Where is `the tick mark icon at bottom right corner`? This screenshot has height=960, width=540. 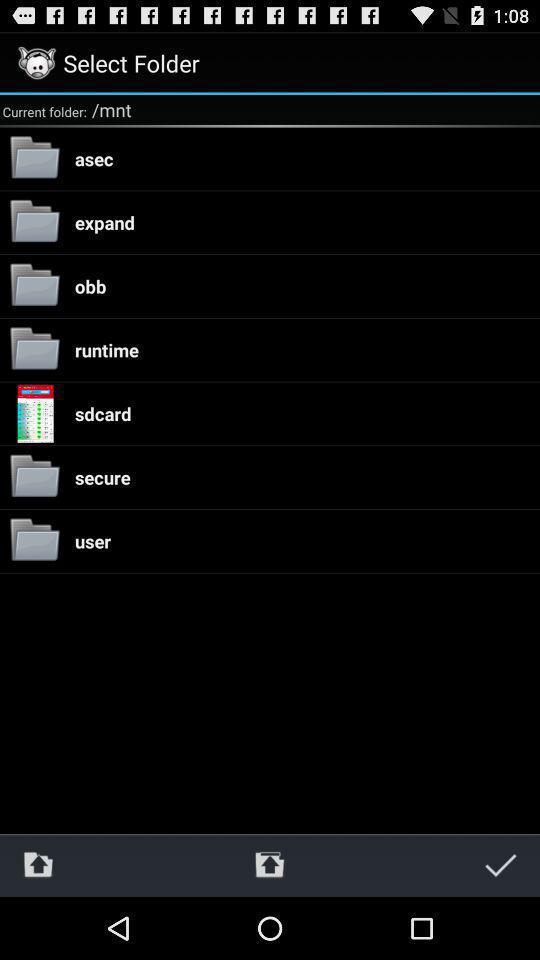
the tick mark icon at bottom right corner is located at coordinates (500, 864).